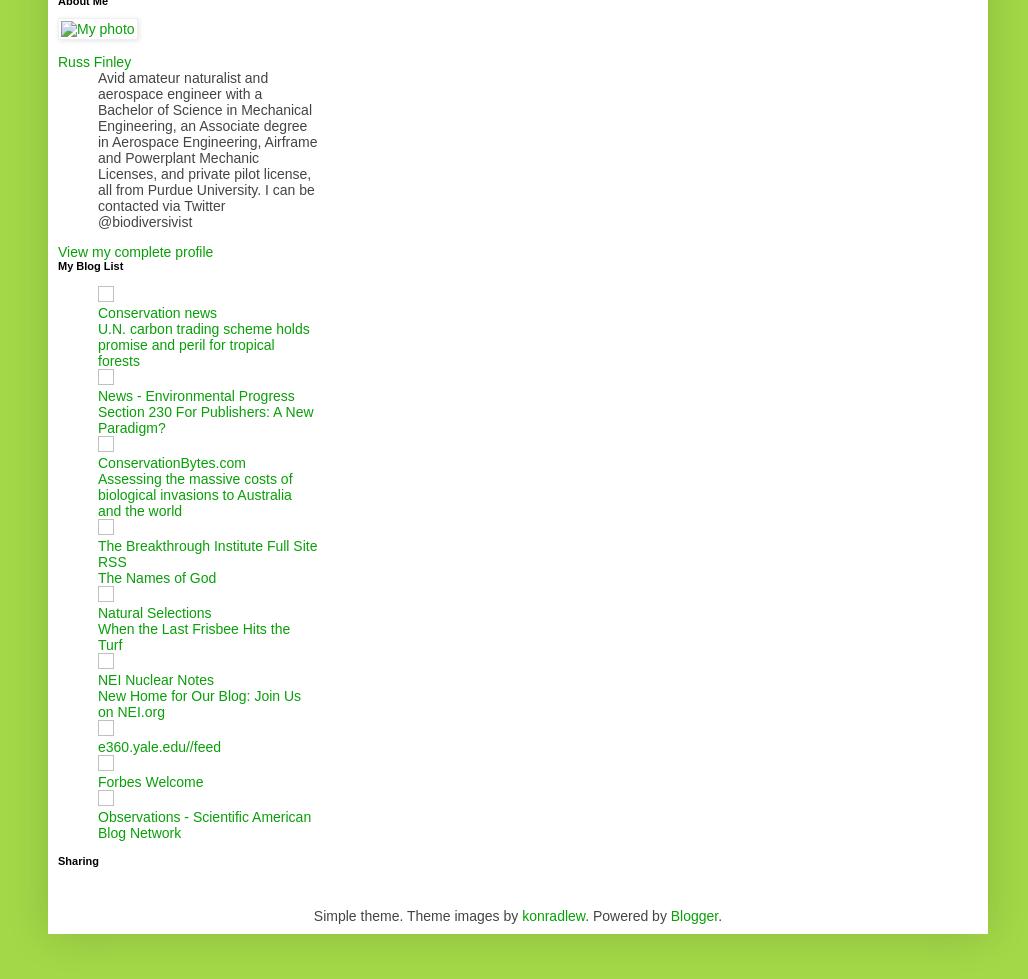 The height and width of the screenshot is (979, 1028). Describe the element at coordinates (171, 462) in the screenshot. I see `'ConservationBytes.com'` at that location.